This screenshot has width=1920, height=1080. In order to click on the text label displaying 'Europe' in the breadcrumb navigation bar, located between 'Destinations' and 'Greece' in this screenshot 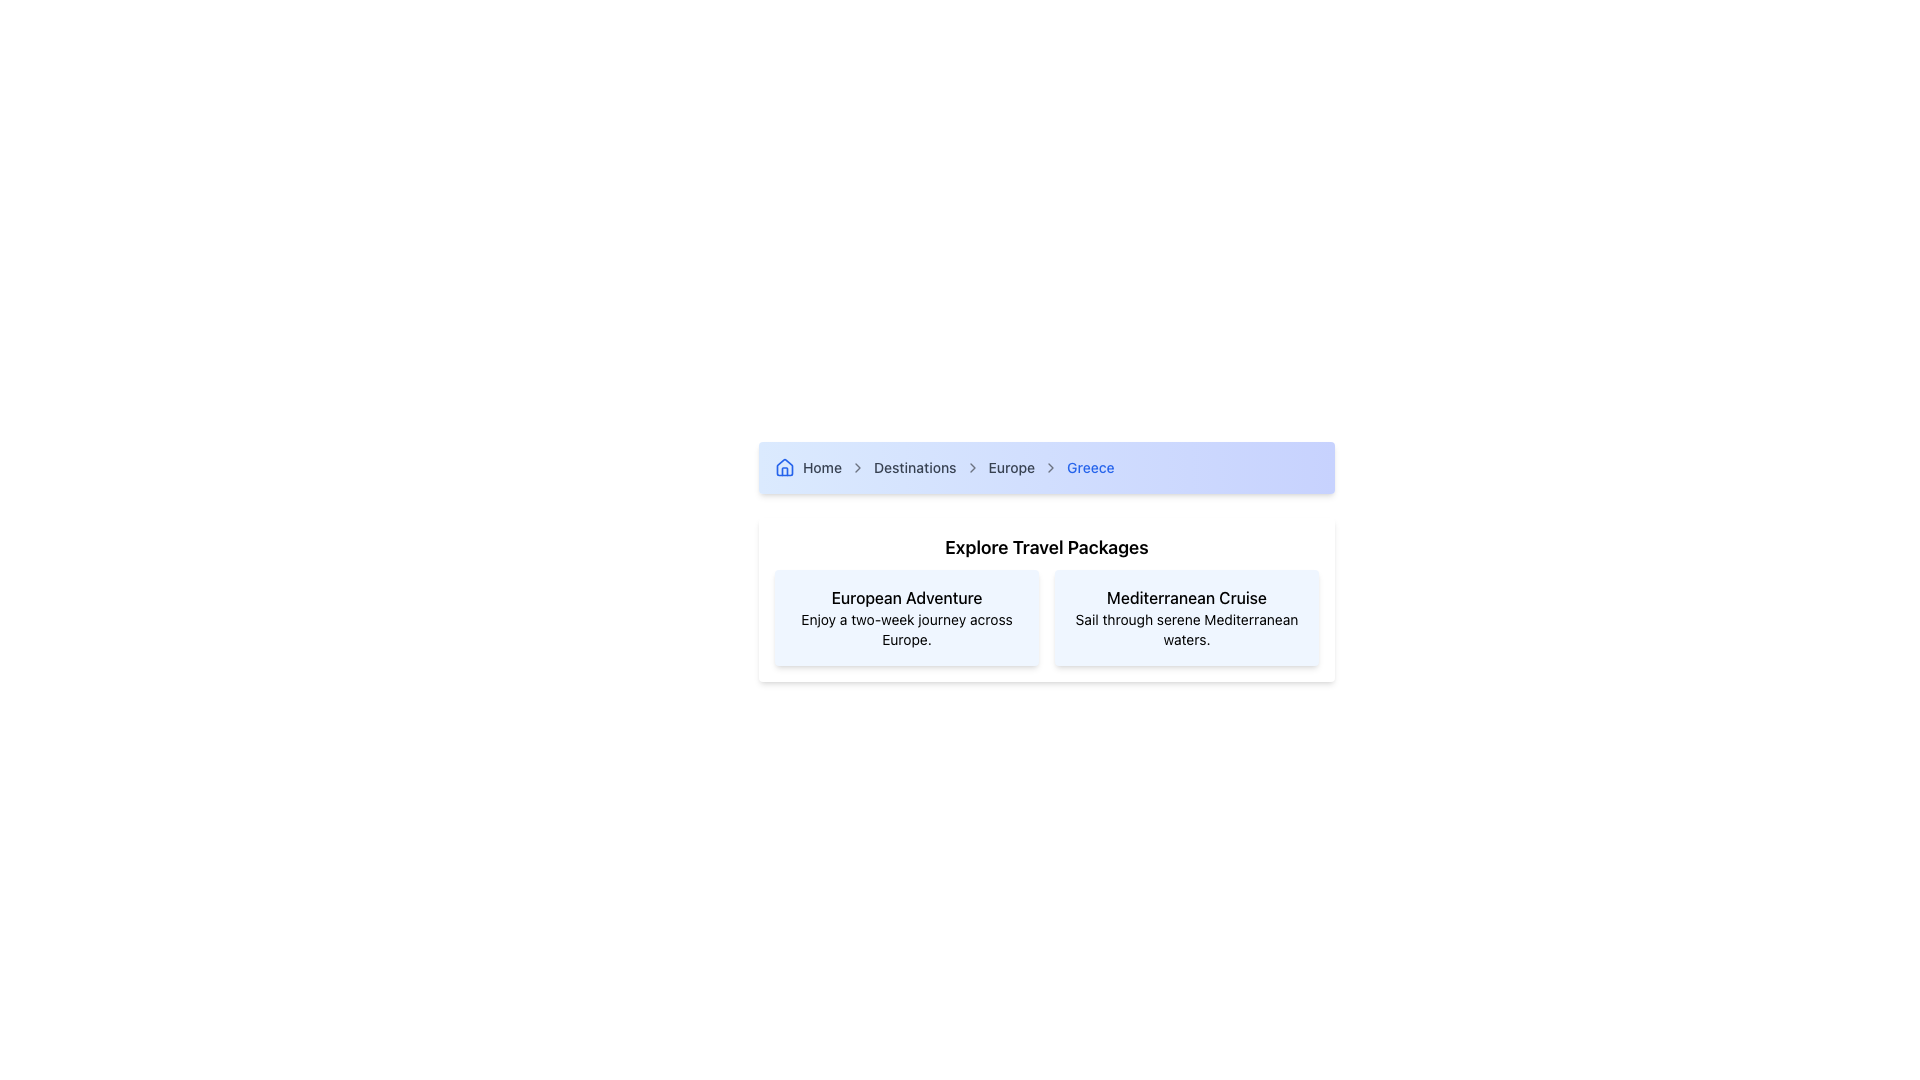, I will do `click(1011, 467)`.